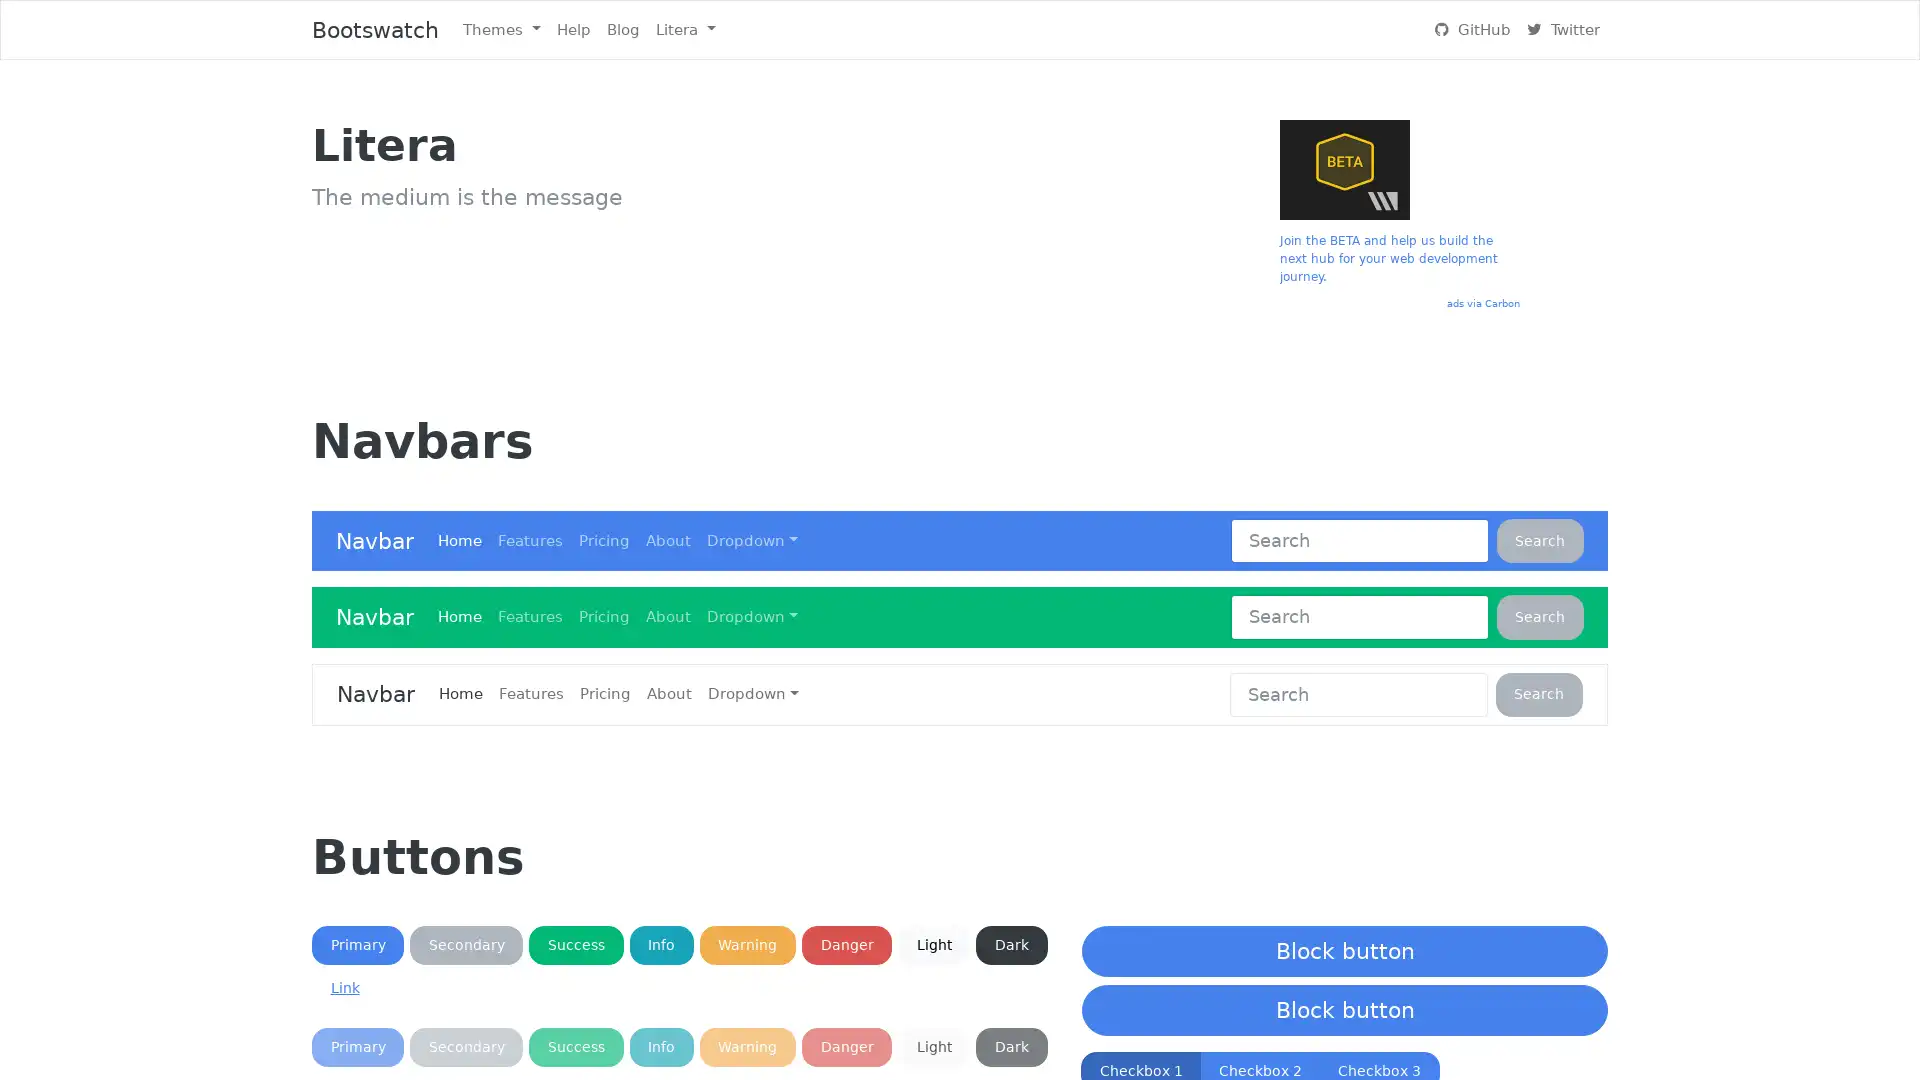  Describe the element at coordinates (846, 945) in the screenshot. I see `Danger` at that location.